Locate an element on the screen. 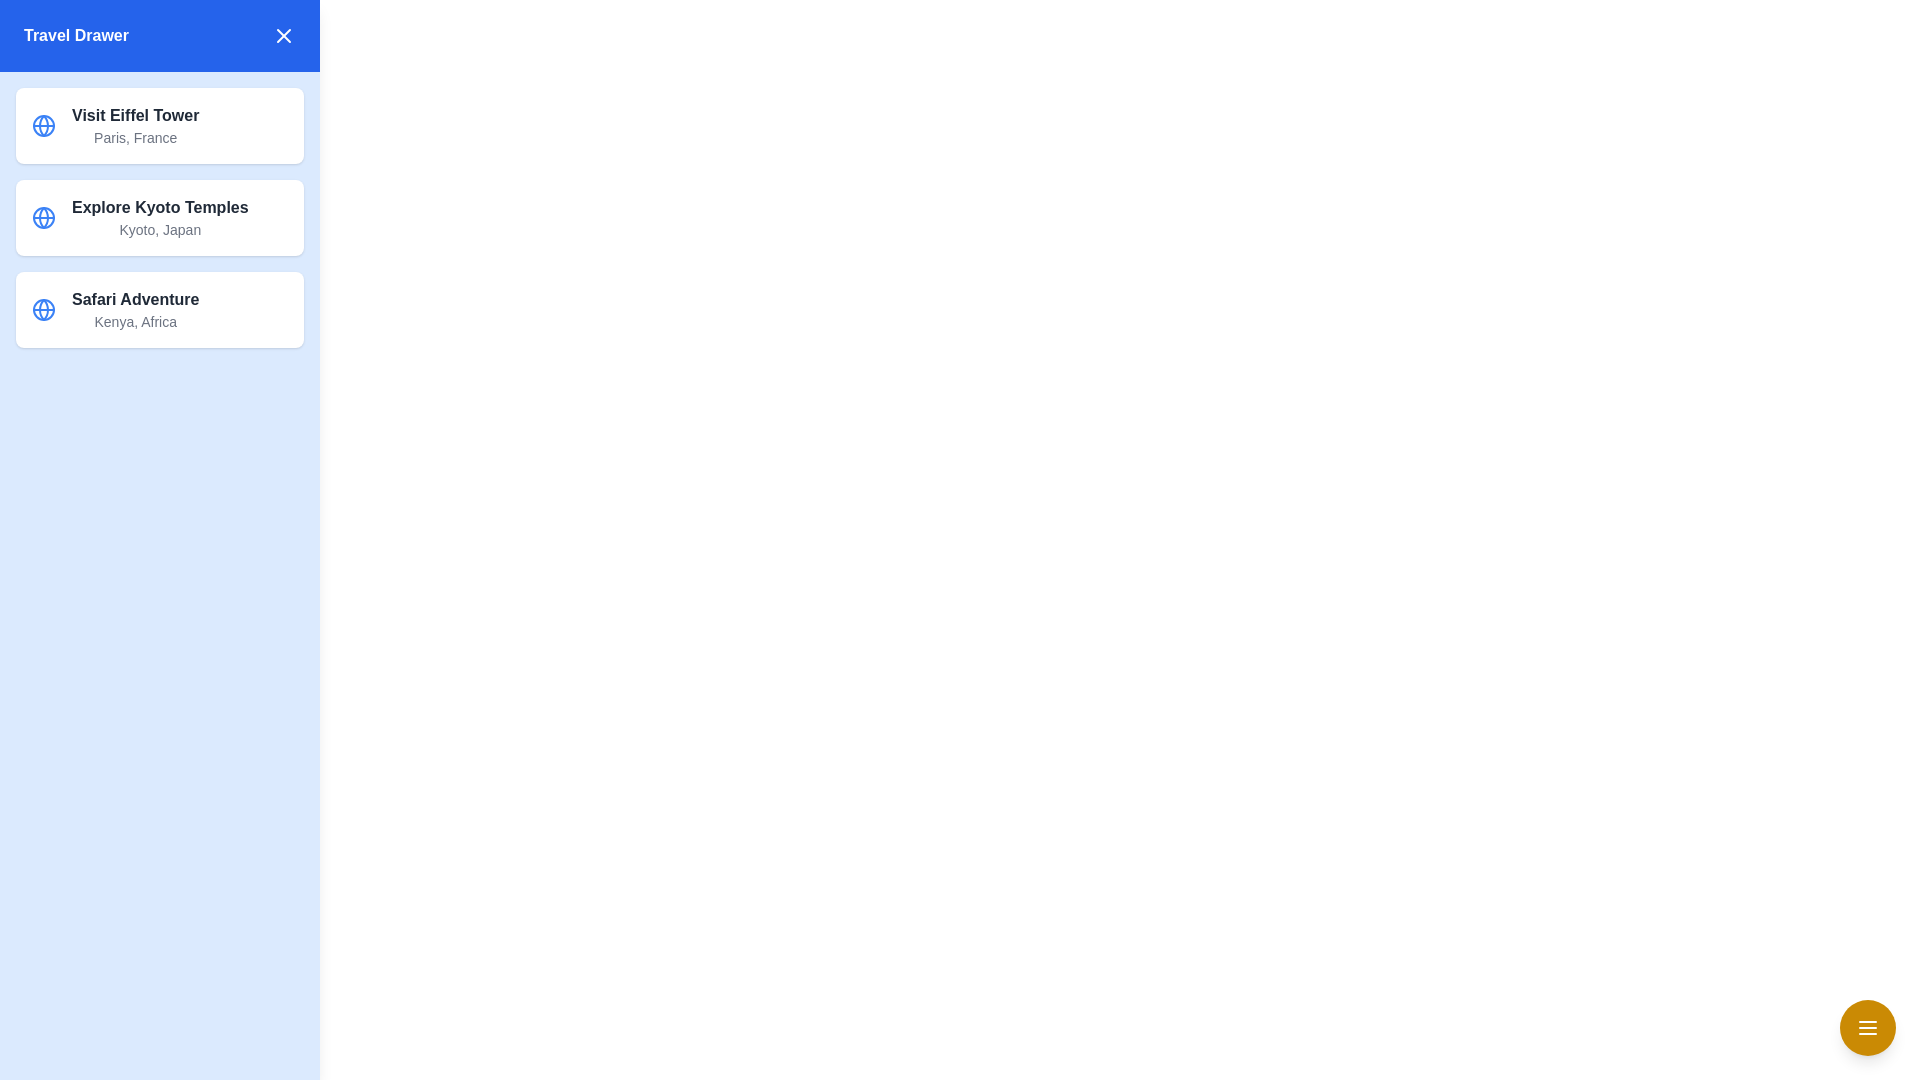 The width and height of the screenshot is (1920, 1080). the travel destination card for the Eiffel Tower in Paris is located at coordinates (158, 126).